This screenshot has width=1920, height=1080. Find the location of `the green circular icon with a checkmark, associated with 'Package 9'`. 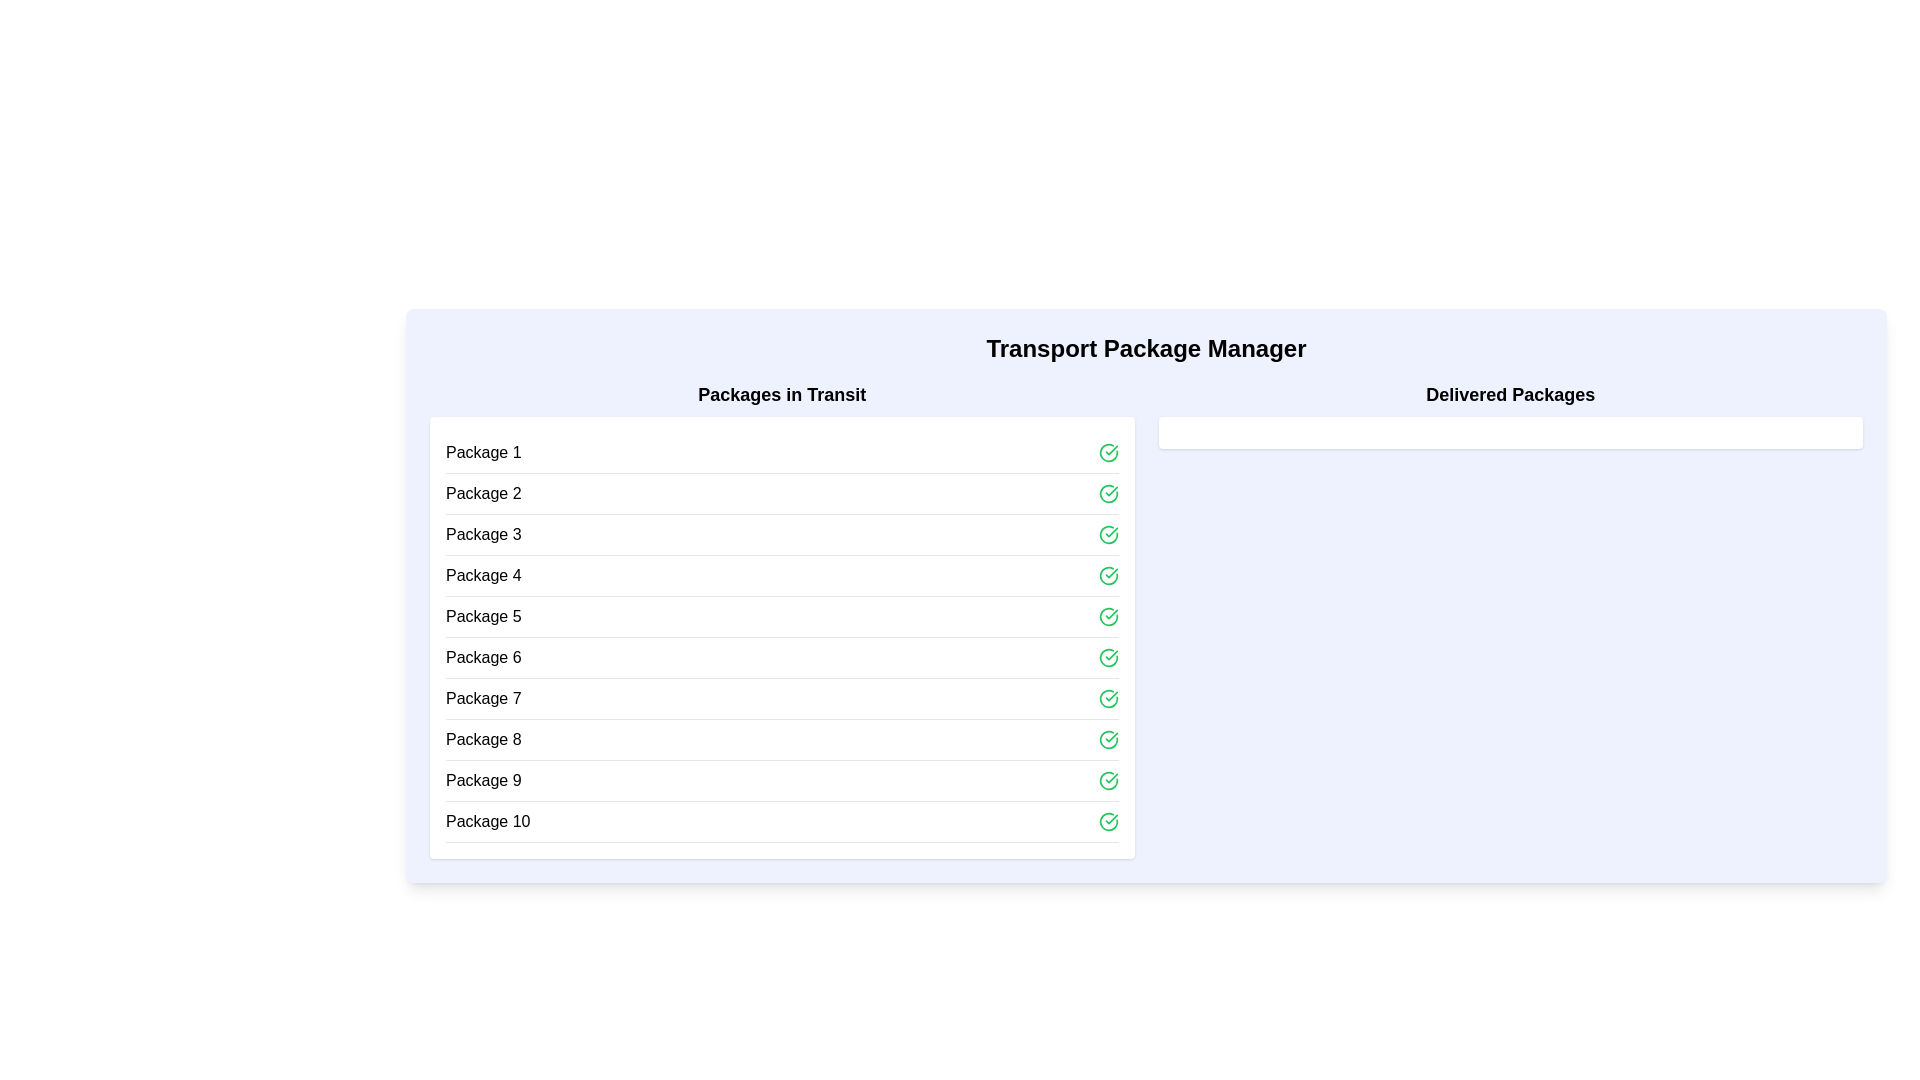

the green circular icon with a checkmark, associated with 'Package 9' is located at coordinates (1107, 779).